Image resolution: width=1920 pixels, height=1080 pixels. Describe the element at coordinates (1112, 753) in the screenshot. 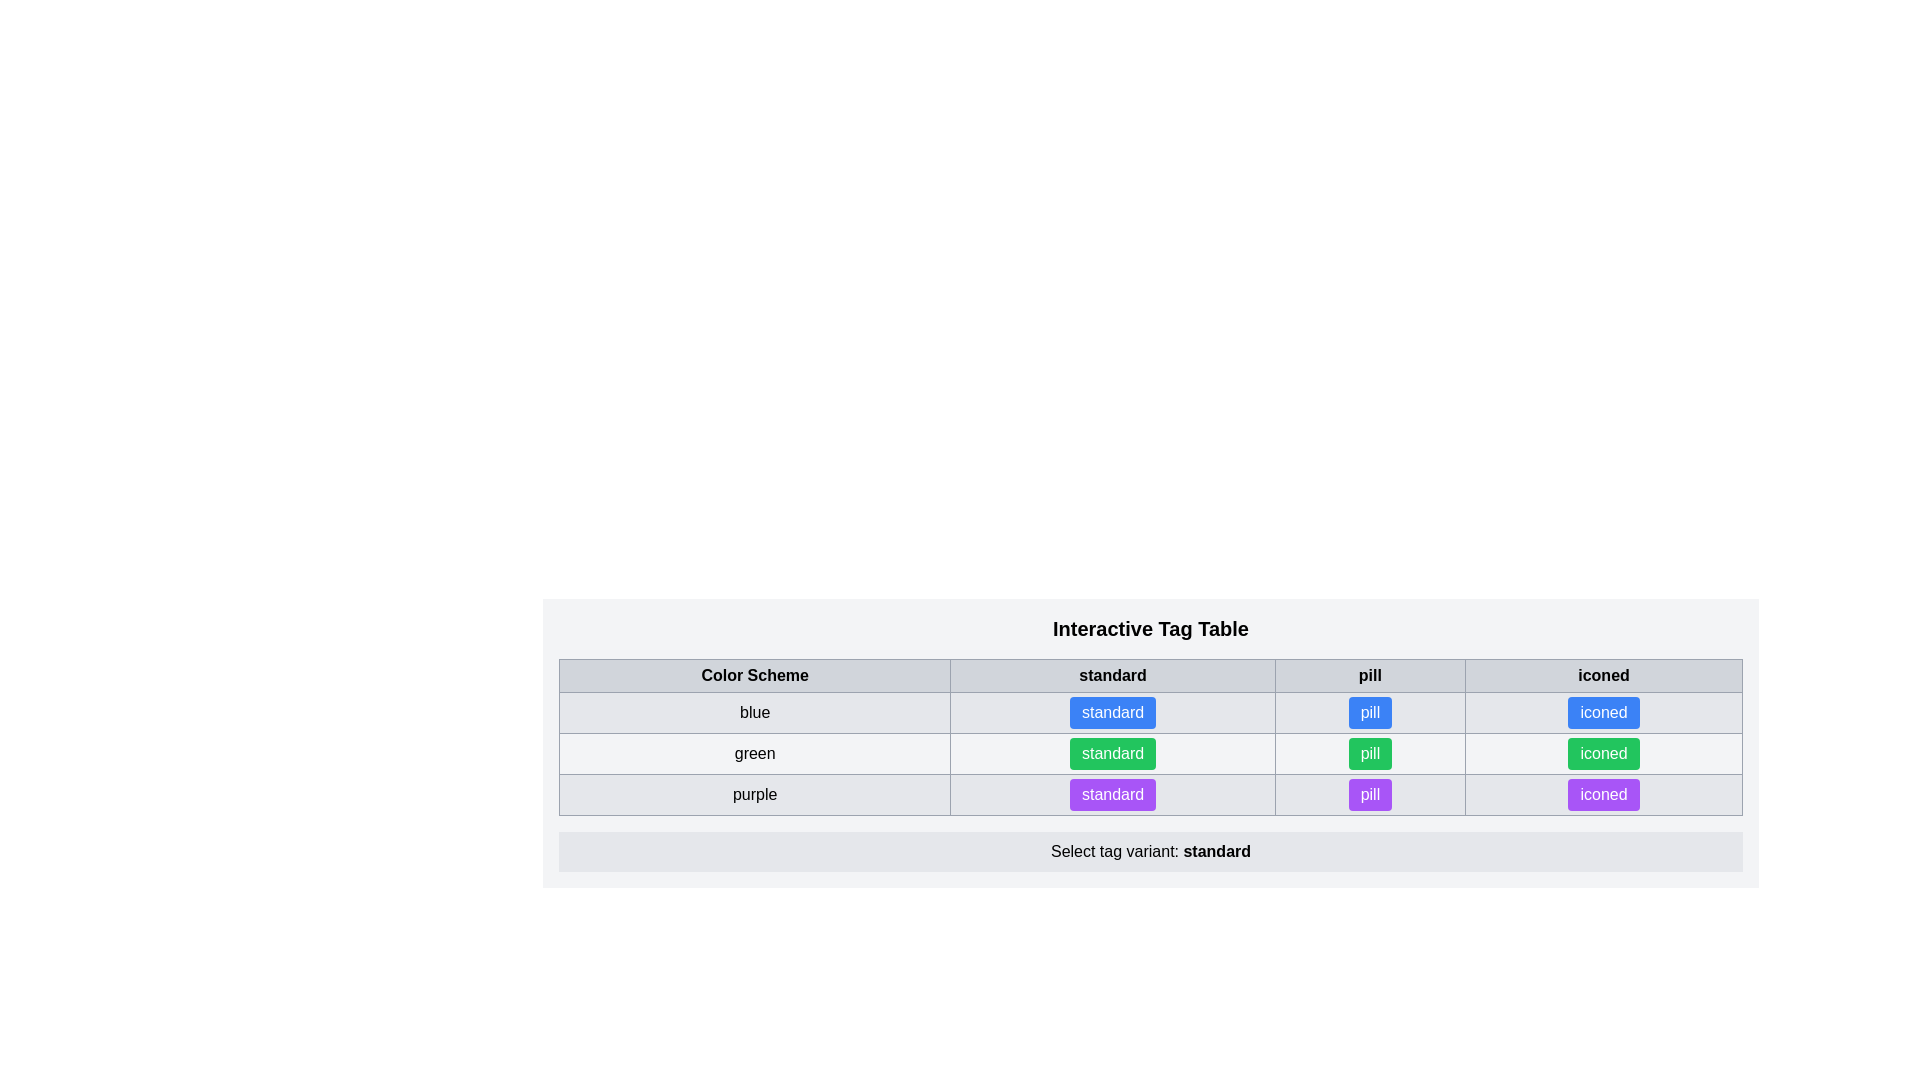

I see `the button that activates the 'standard' tag variant associated with the green color scheme, located in the second row of the table under the 'standard' column and aligned with the 'green' row header` at that location.